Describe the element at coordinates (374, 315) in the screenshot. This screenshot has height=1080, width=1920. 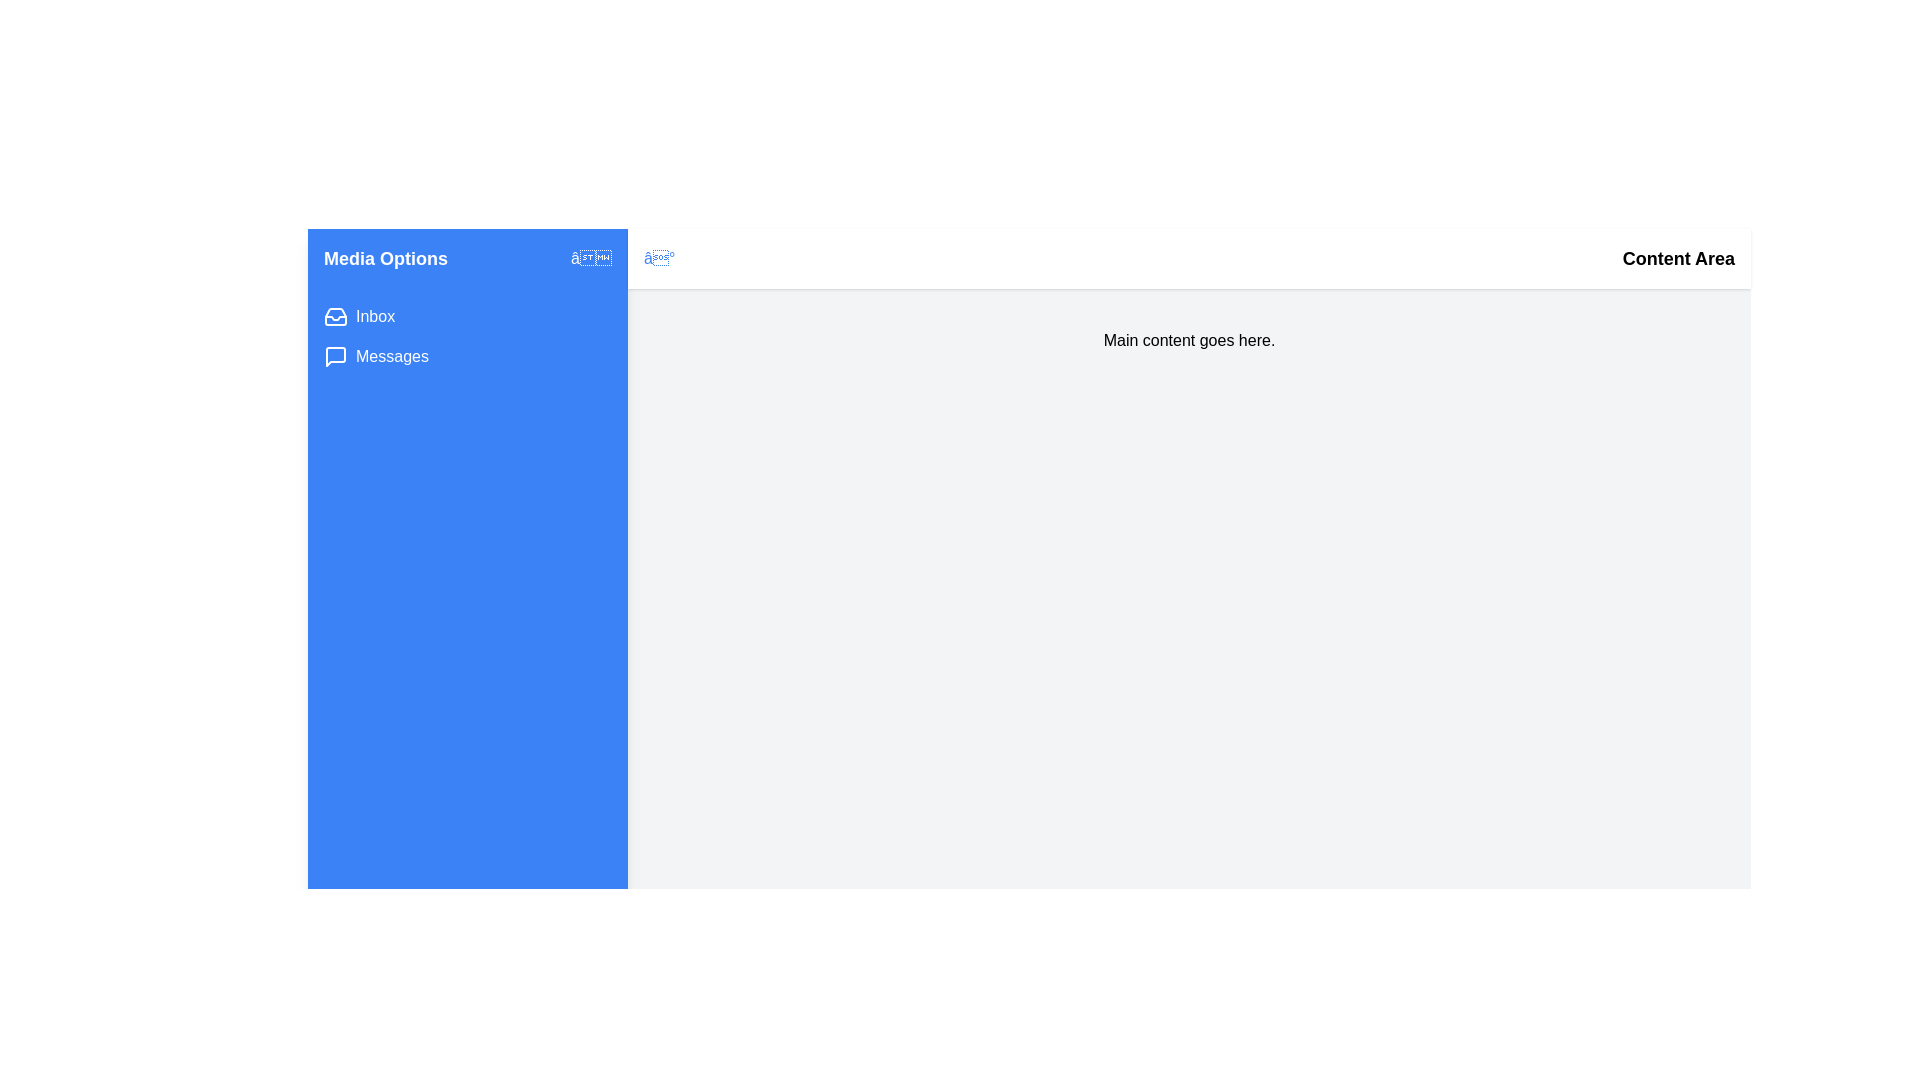
I see `the Inbox option in the MultimediaDrawer component` at that location.